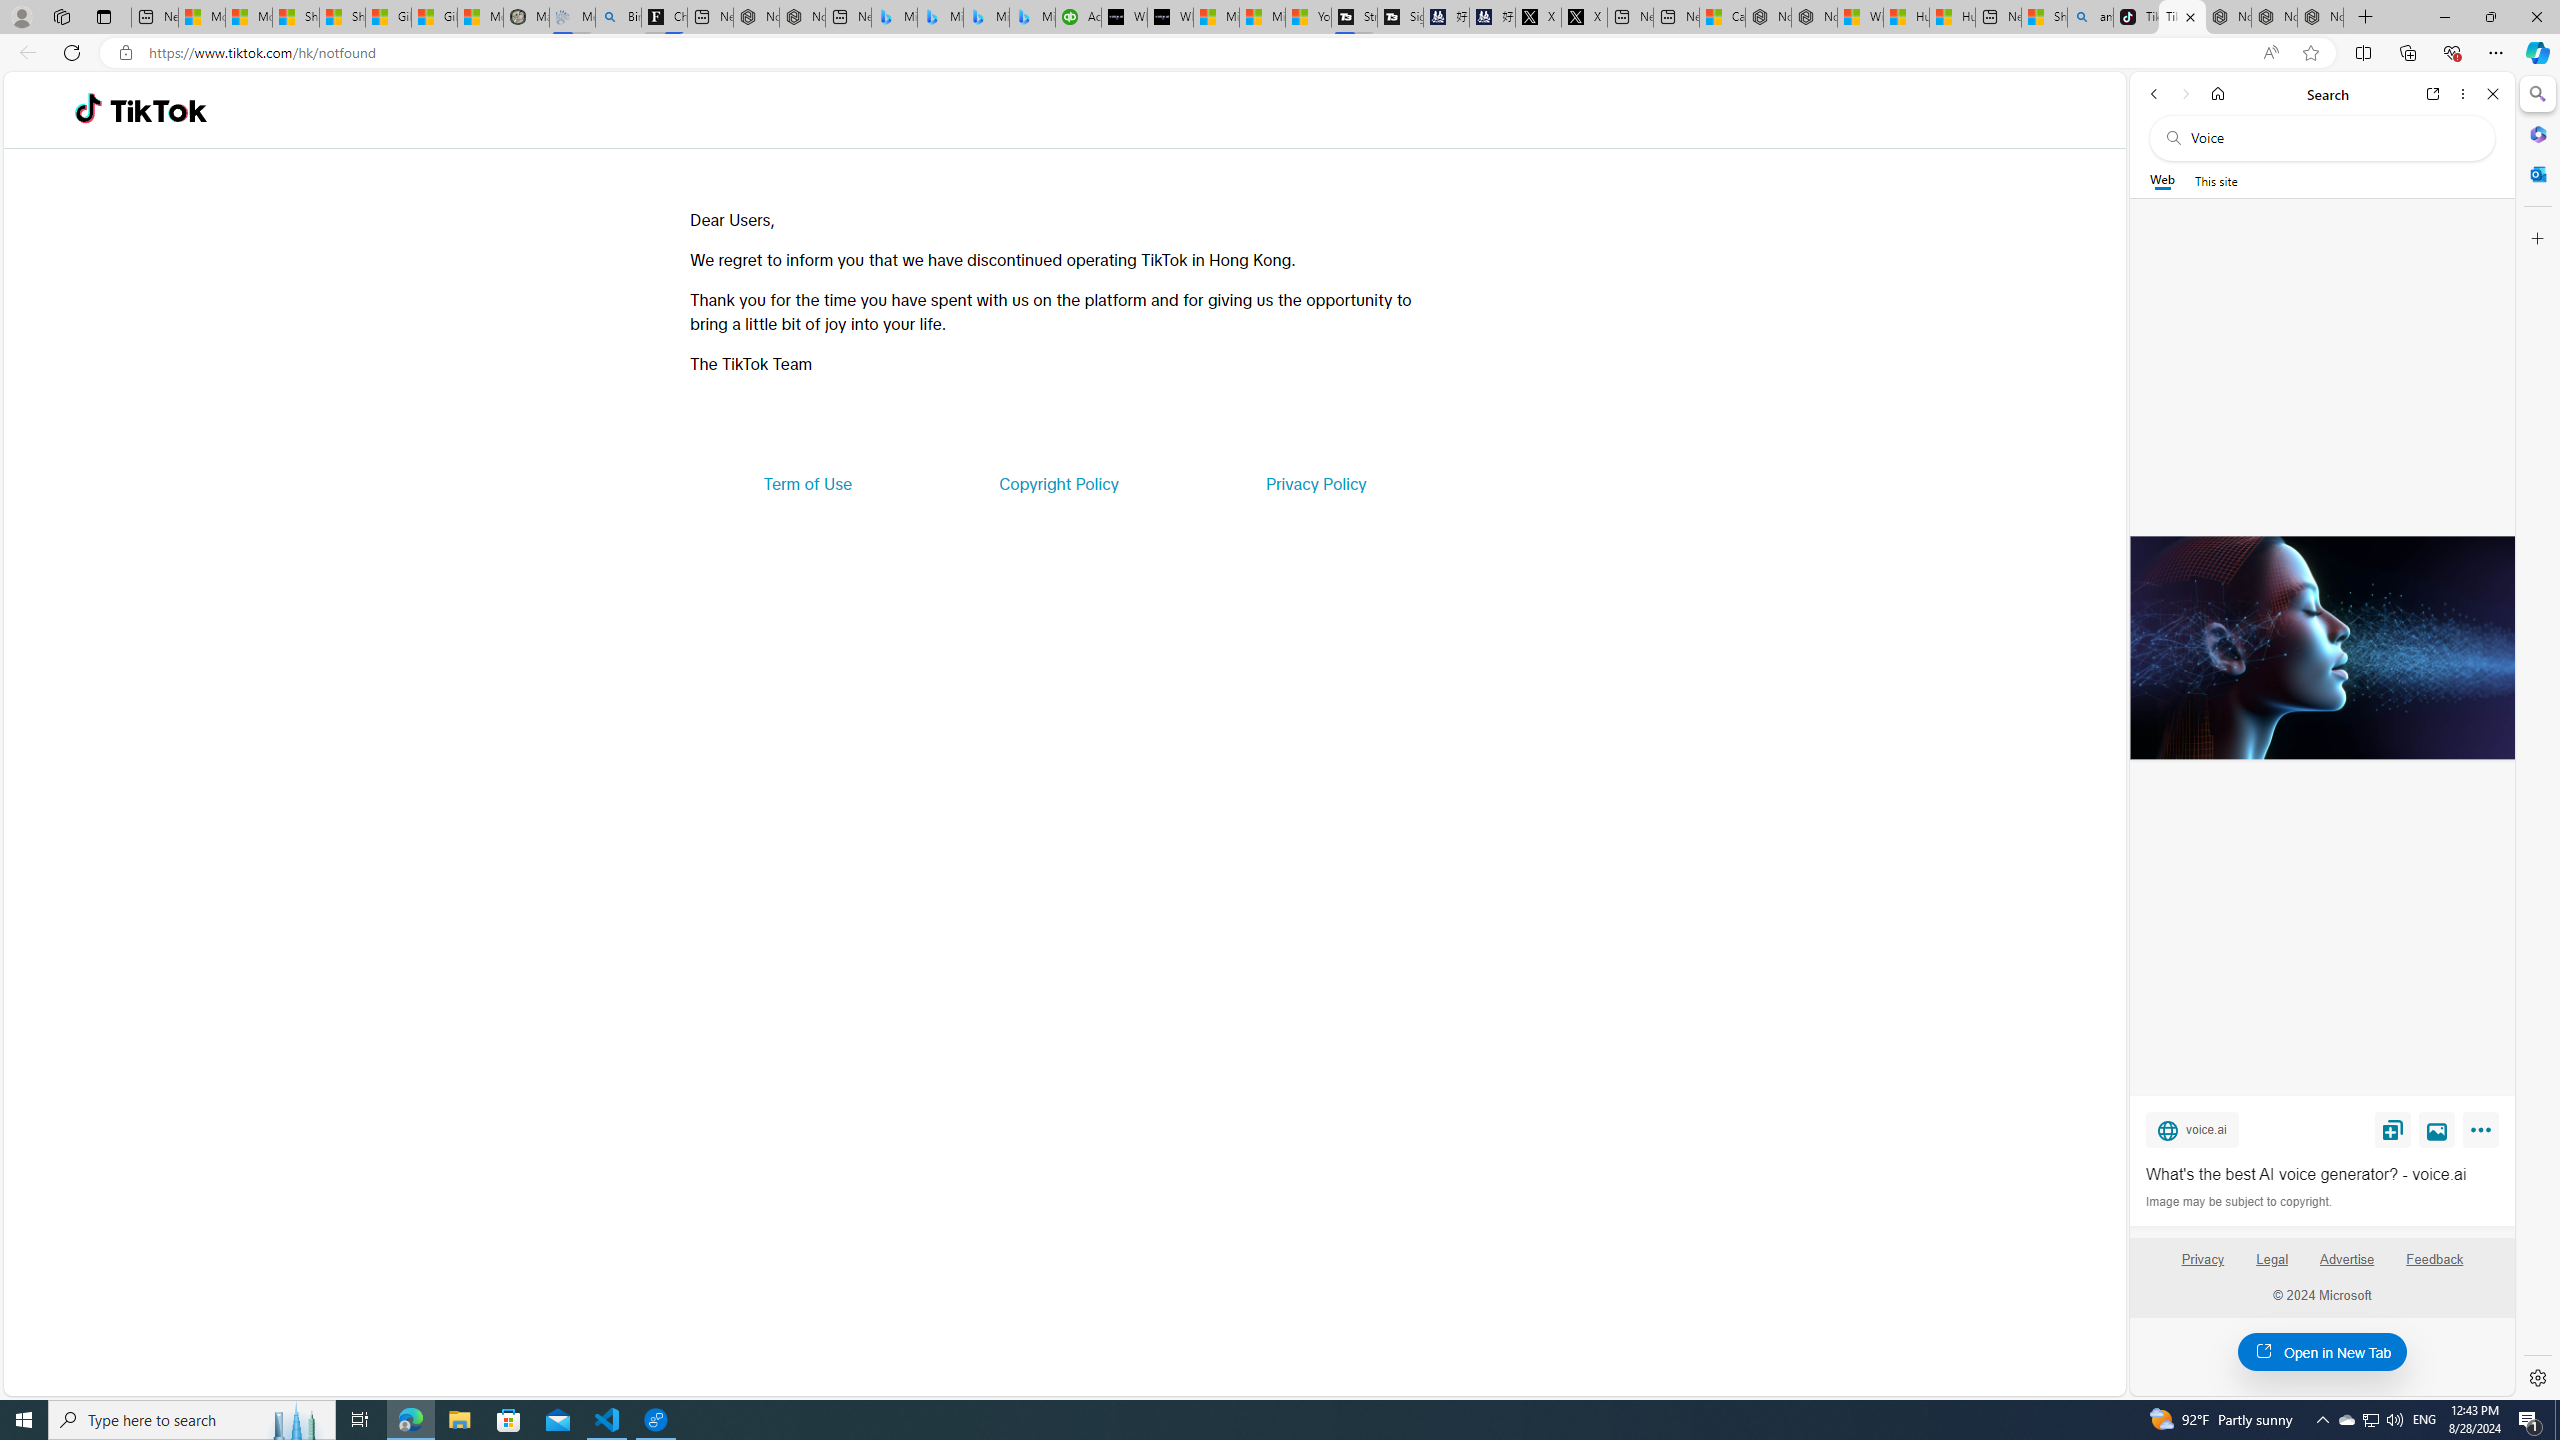 The width and height of the screenshot is (2560, 1440). Describe the element at coordinates (2214, 180) in the screenshot. I see `'This site scope'` at that location.